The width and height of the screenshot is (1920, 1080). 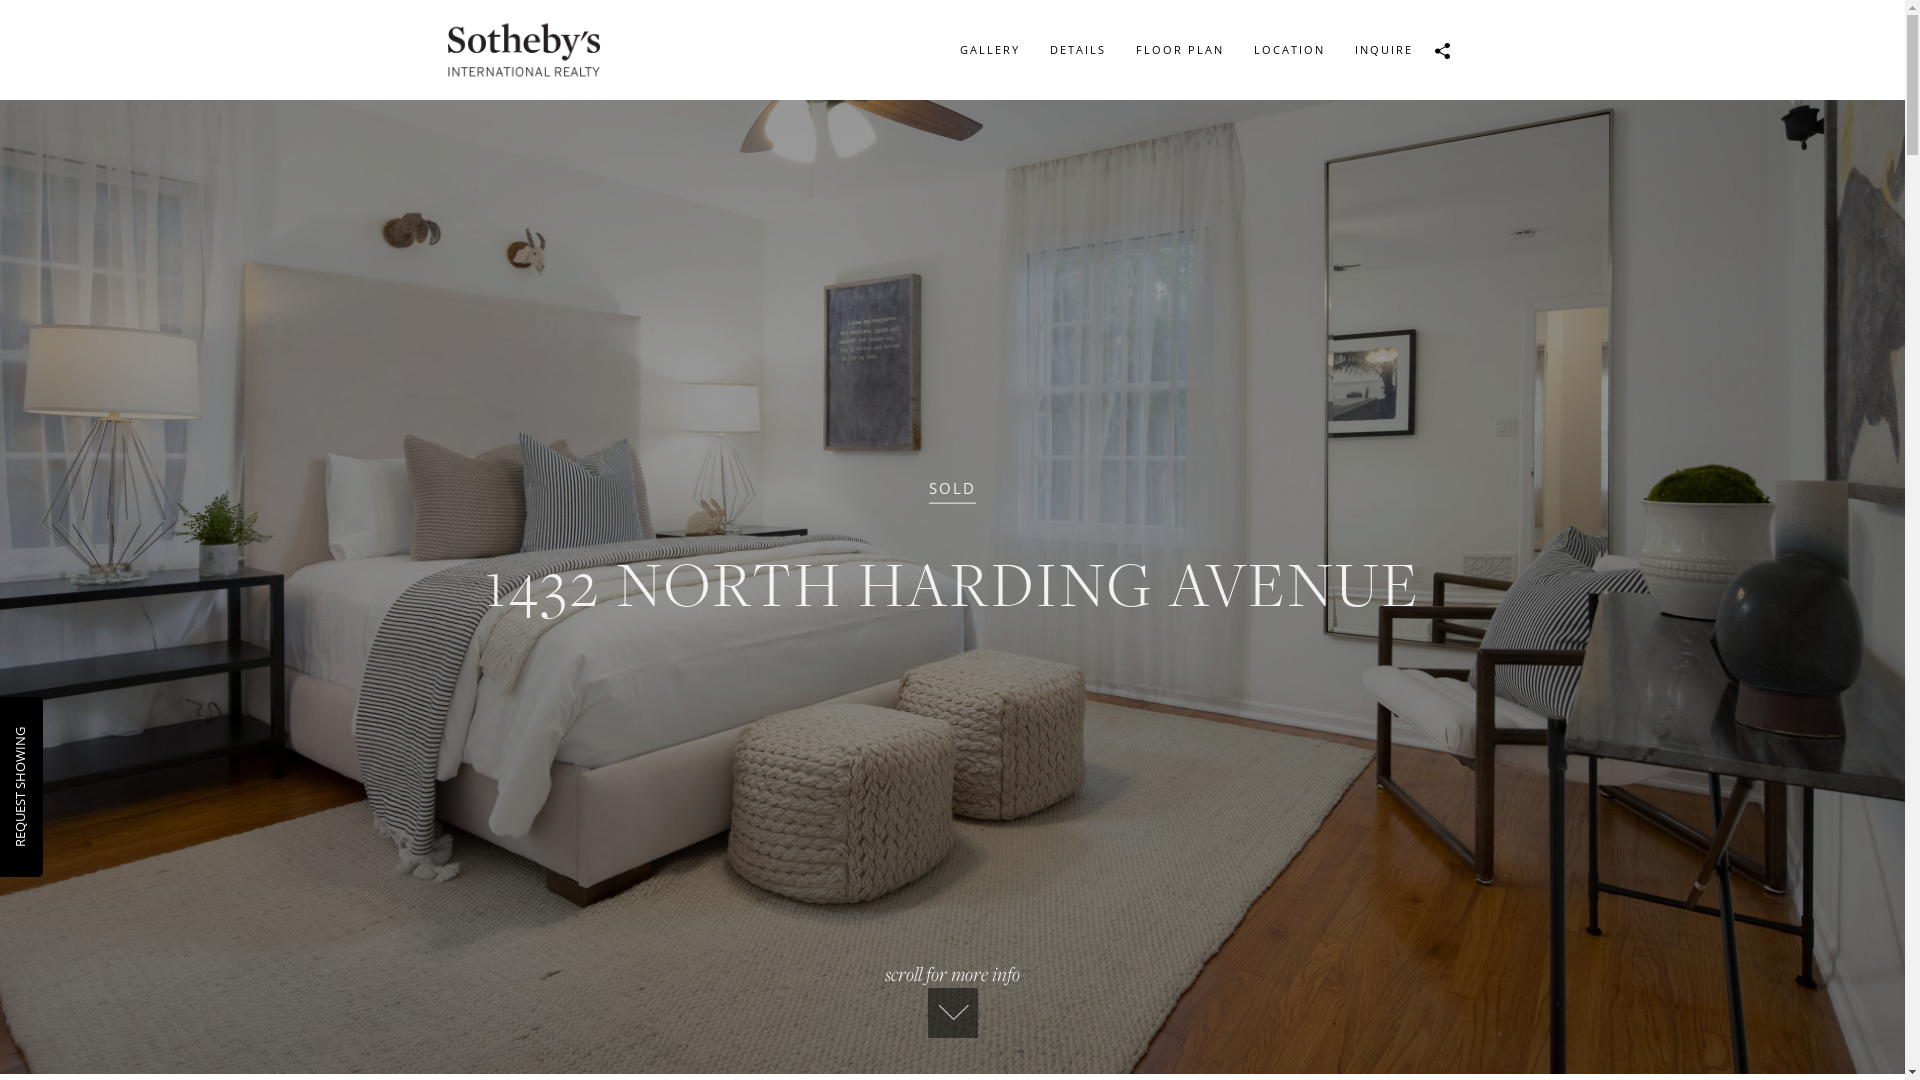 I want to click on 'FLOOR PLAN', so click(x=1118, y=49).